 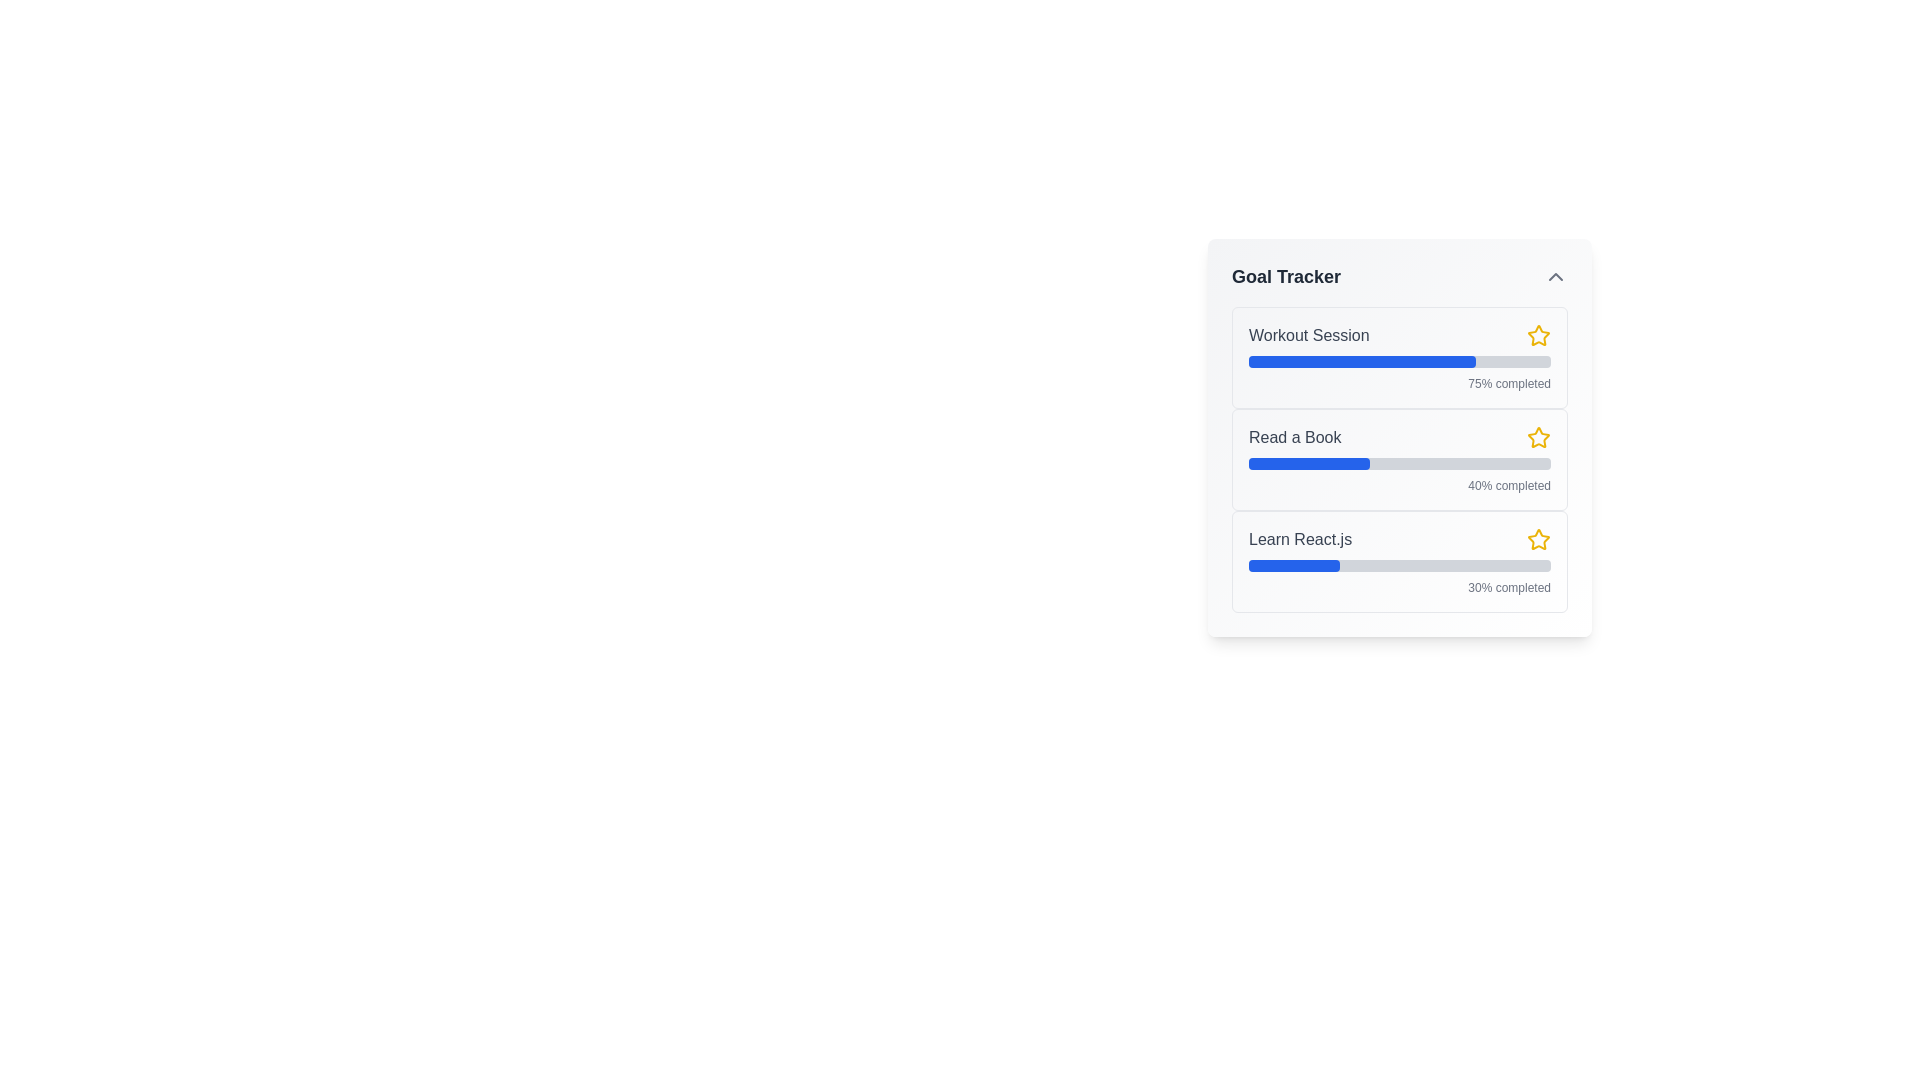 I want to click on the text label that serves as a header for the section below, indicating its functionality, so click(x=1286, y=277).